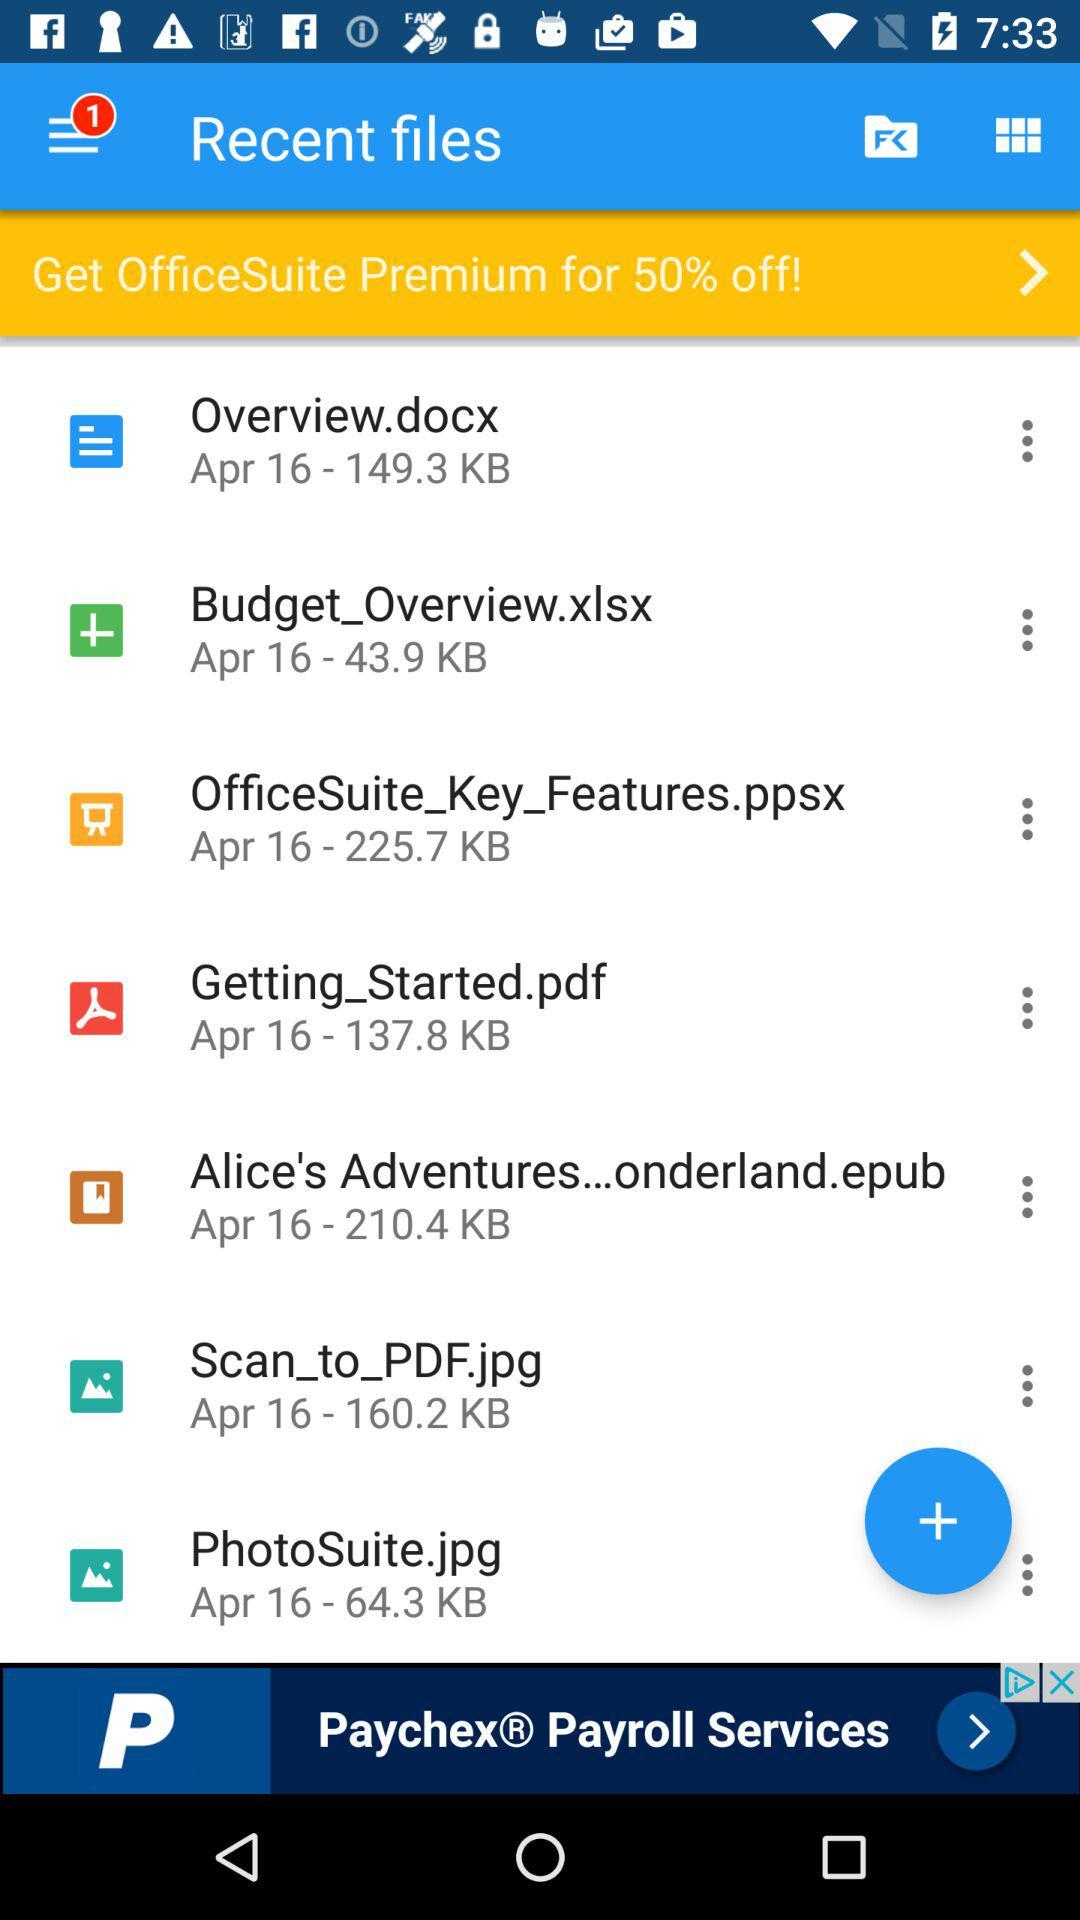 The width and height of the screenshot is (1080, 1920). I want to click on open more option, so click(1027, 1008).